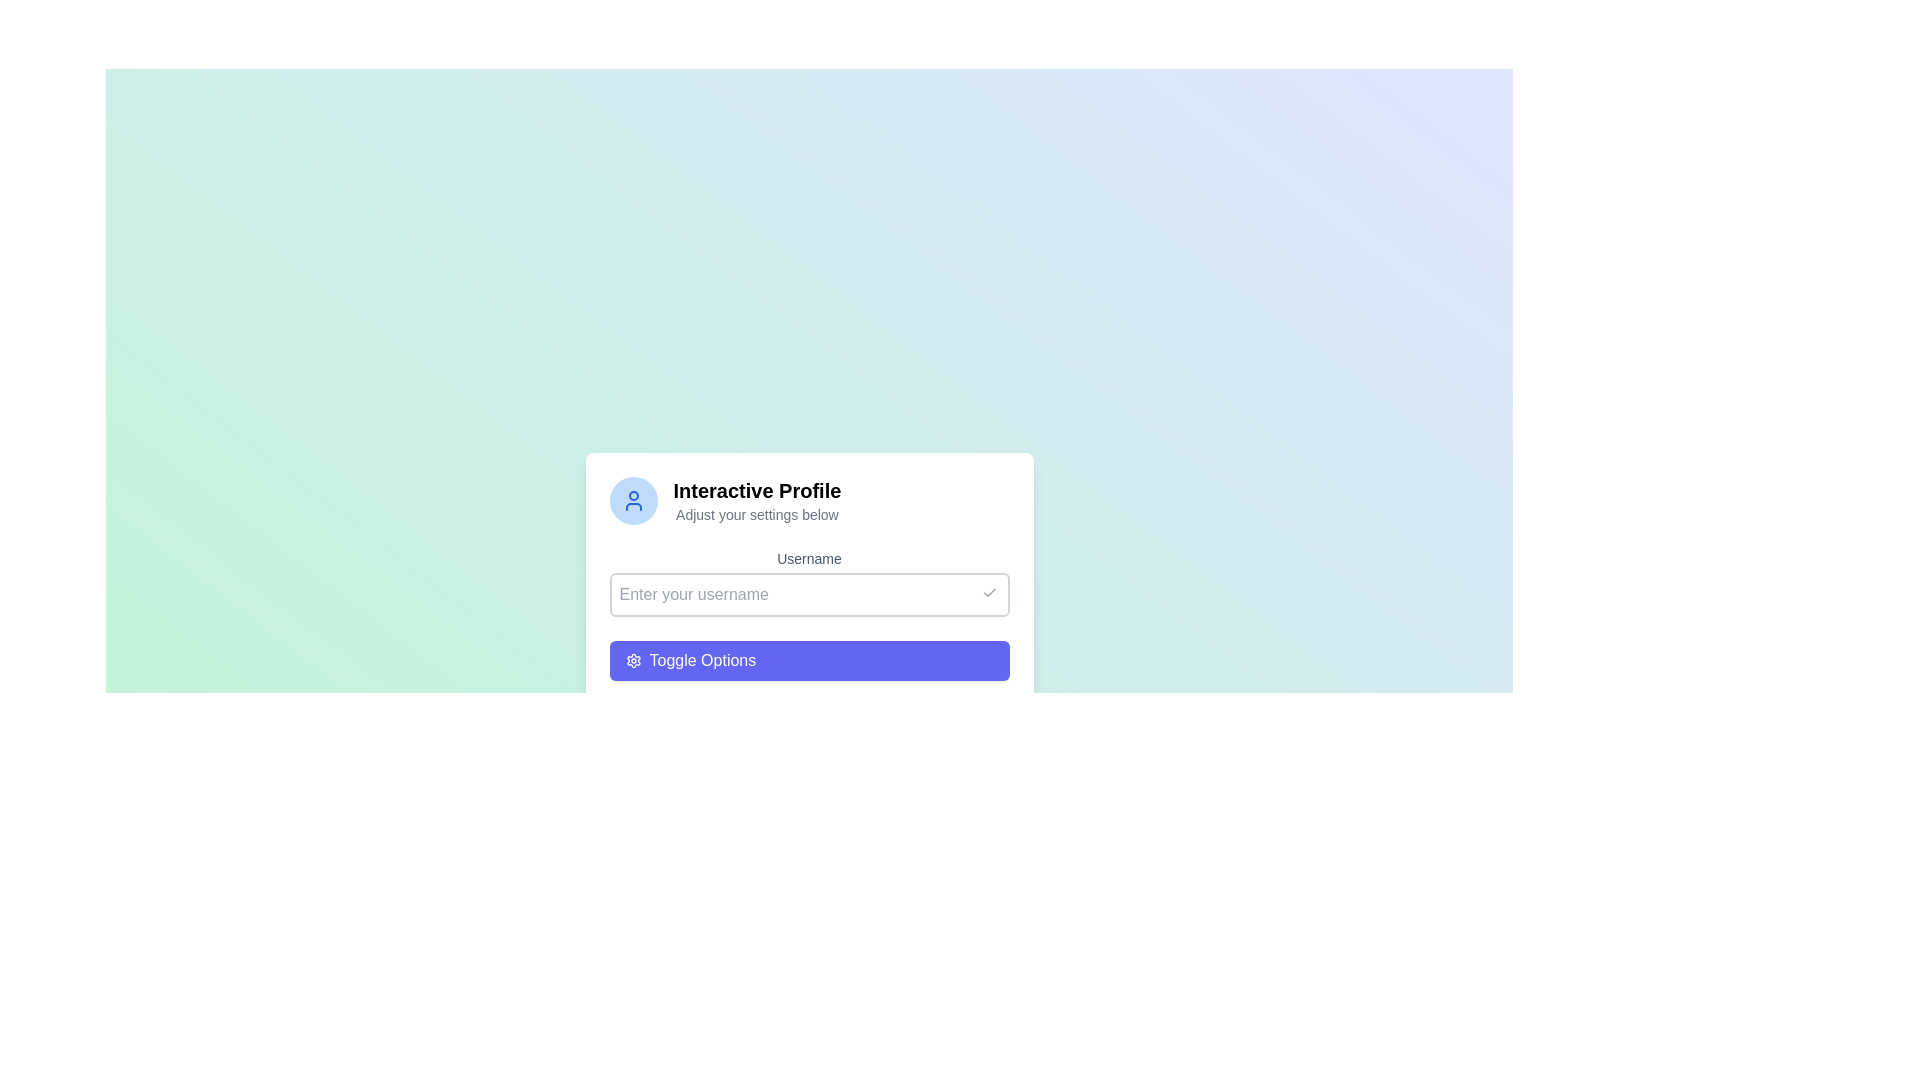 The image size is (1920, 1080). Describe the element at coordinates (809, 582) in the screenshot. I see `the 'Username' text input field, which is styled with a modern design and features a placeholder text 'Enter your username'` at that location.